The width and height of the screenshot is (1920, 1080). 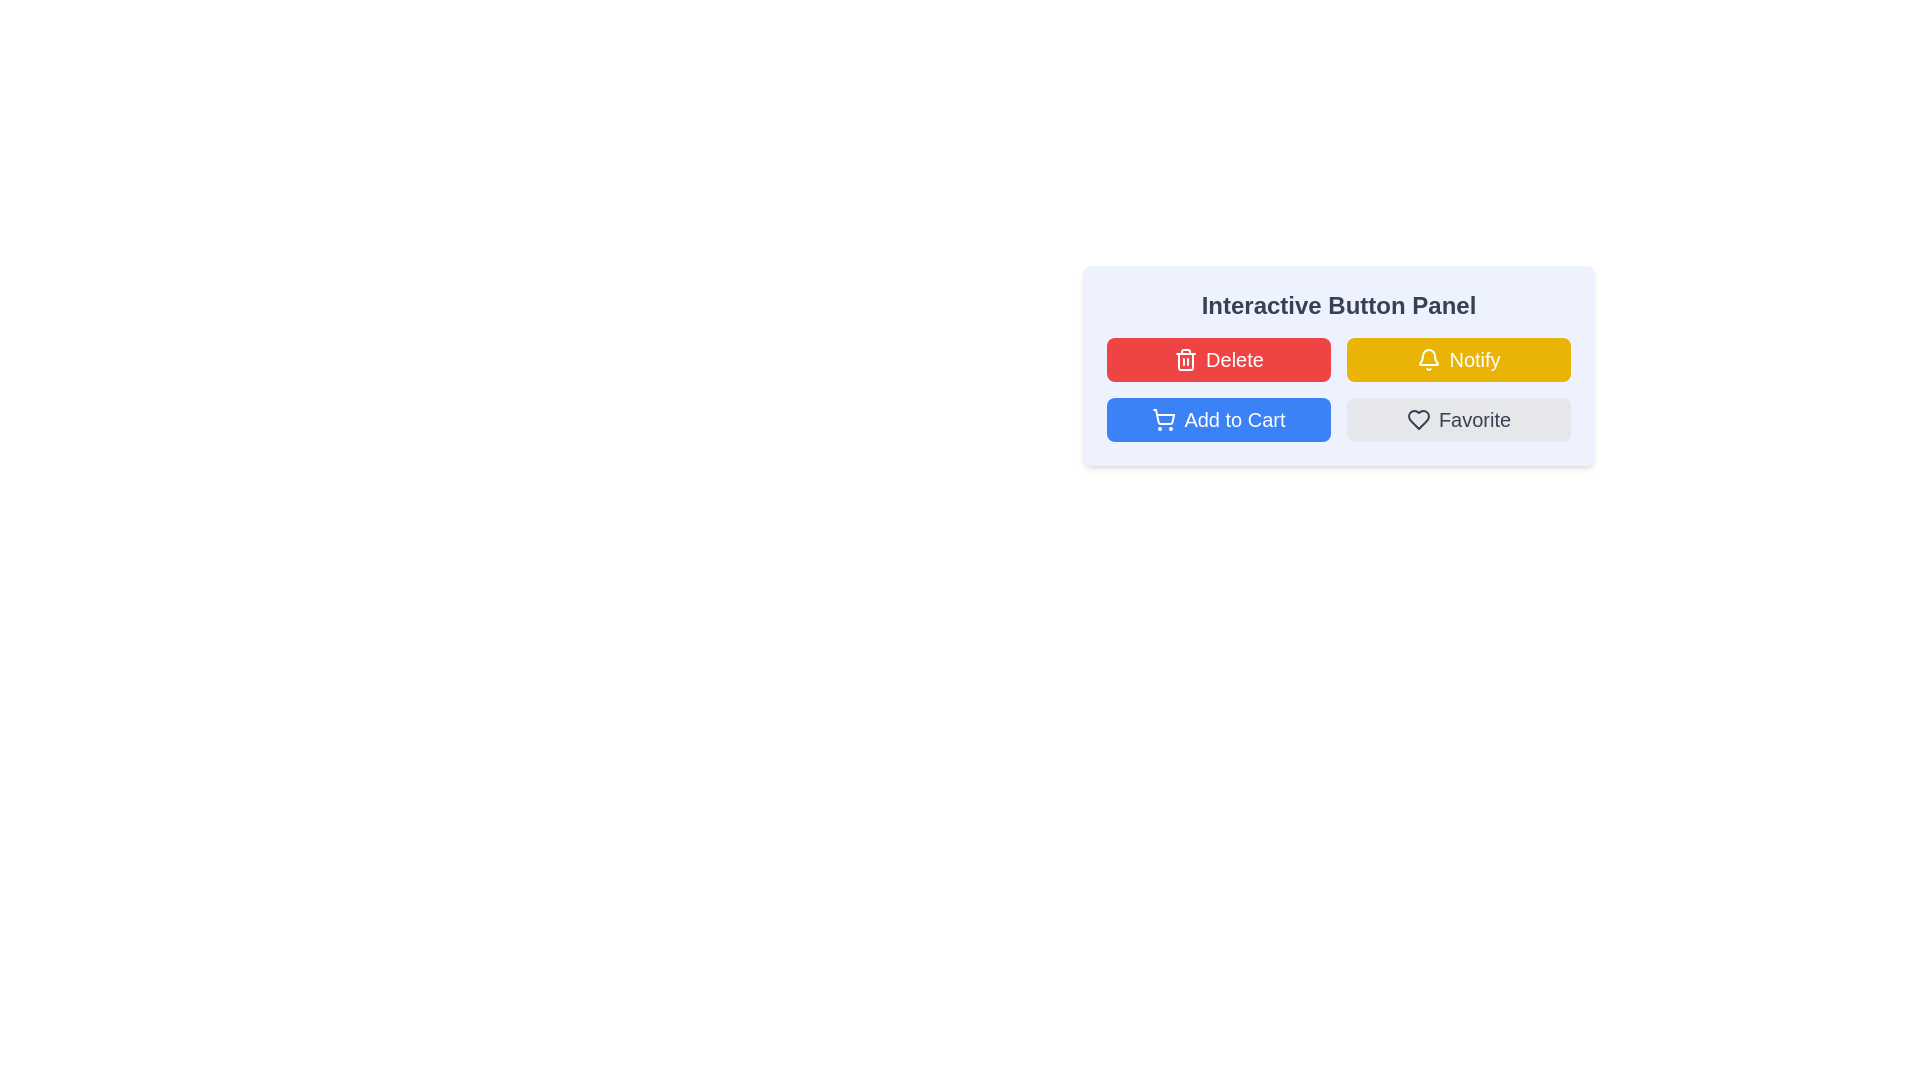 I want to click on the bell icon located within the 'Notify' button in the upper right corner of the button panel, so click(x=1428, y=356).